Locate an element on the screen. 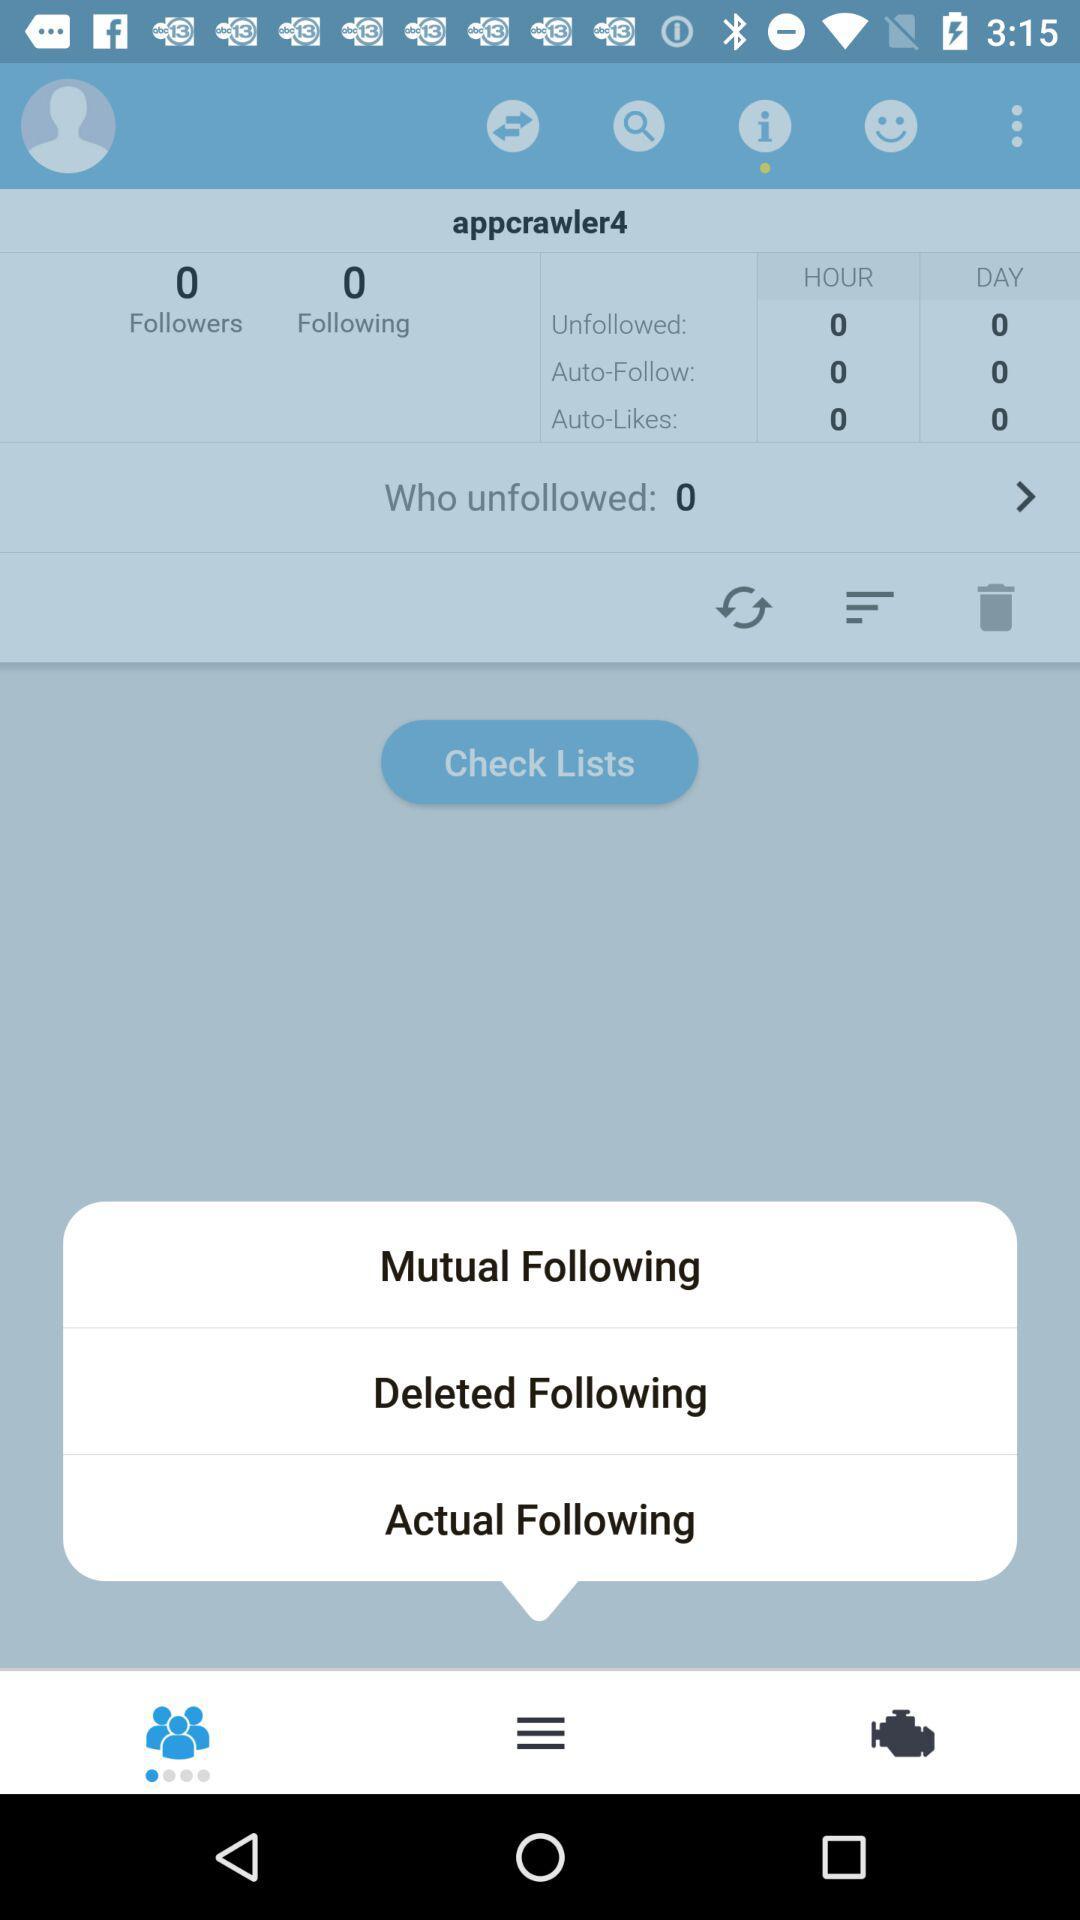  item below who unfollowed:  0 is located at coordinates (995, 606).